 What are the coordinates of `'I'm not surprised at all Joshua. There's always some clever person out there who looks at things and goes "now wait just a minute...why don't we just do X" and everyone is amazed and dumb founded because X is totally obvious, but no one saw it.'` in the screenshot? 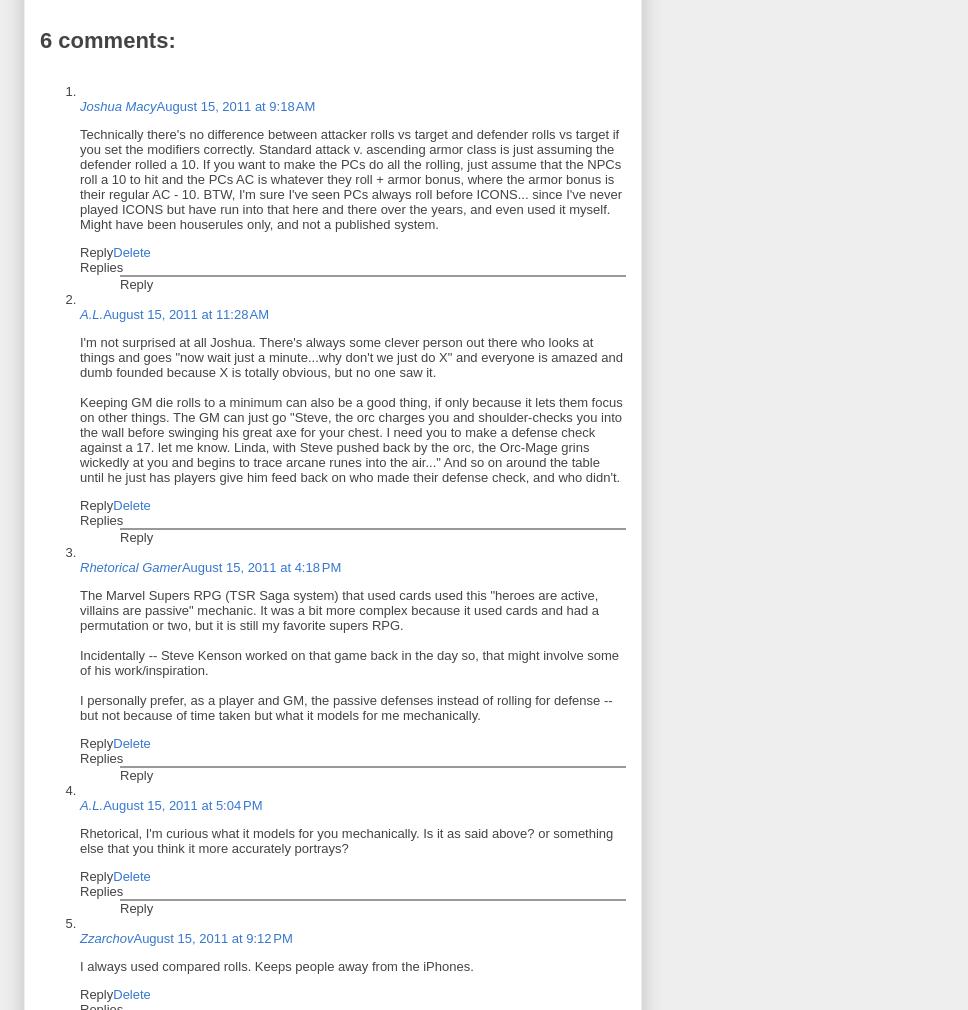 It's located at (350, 356).